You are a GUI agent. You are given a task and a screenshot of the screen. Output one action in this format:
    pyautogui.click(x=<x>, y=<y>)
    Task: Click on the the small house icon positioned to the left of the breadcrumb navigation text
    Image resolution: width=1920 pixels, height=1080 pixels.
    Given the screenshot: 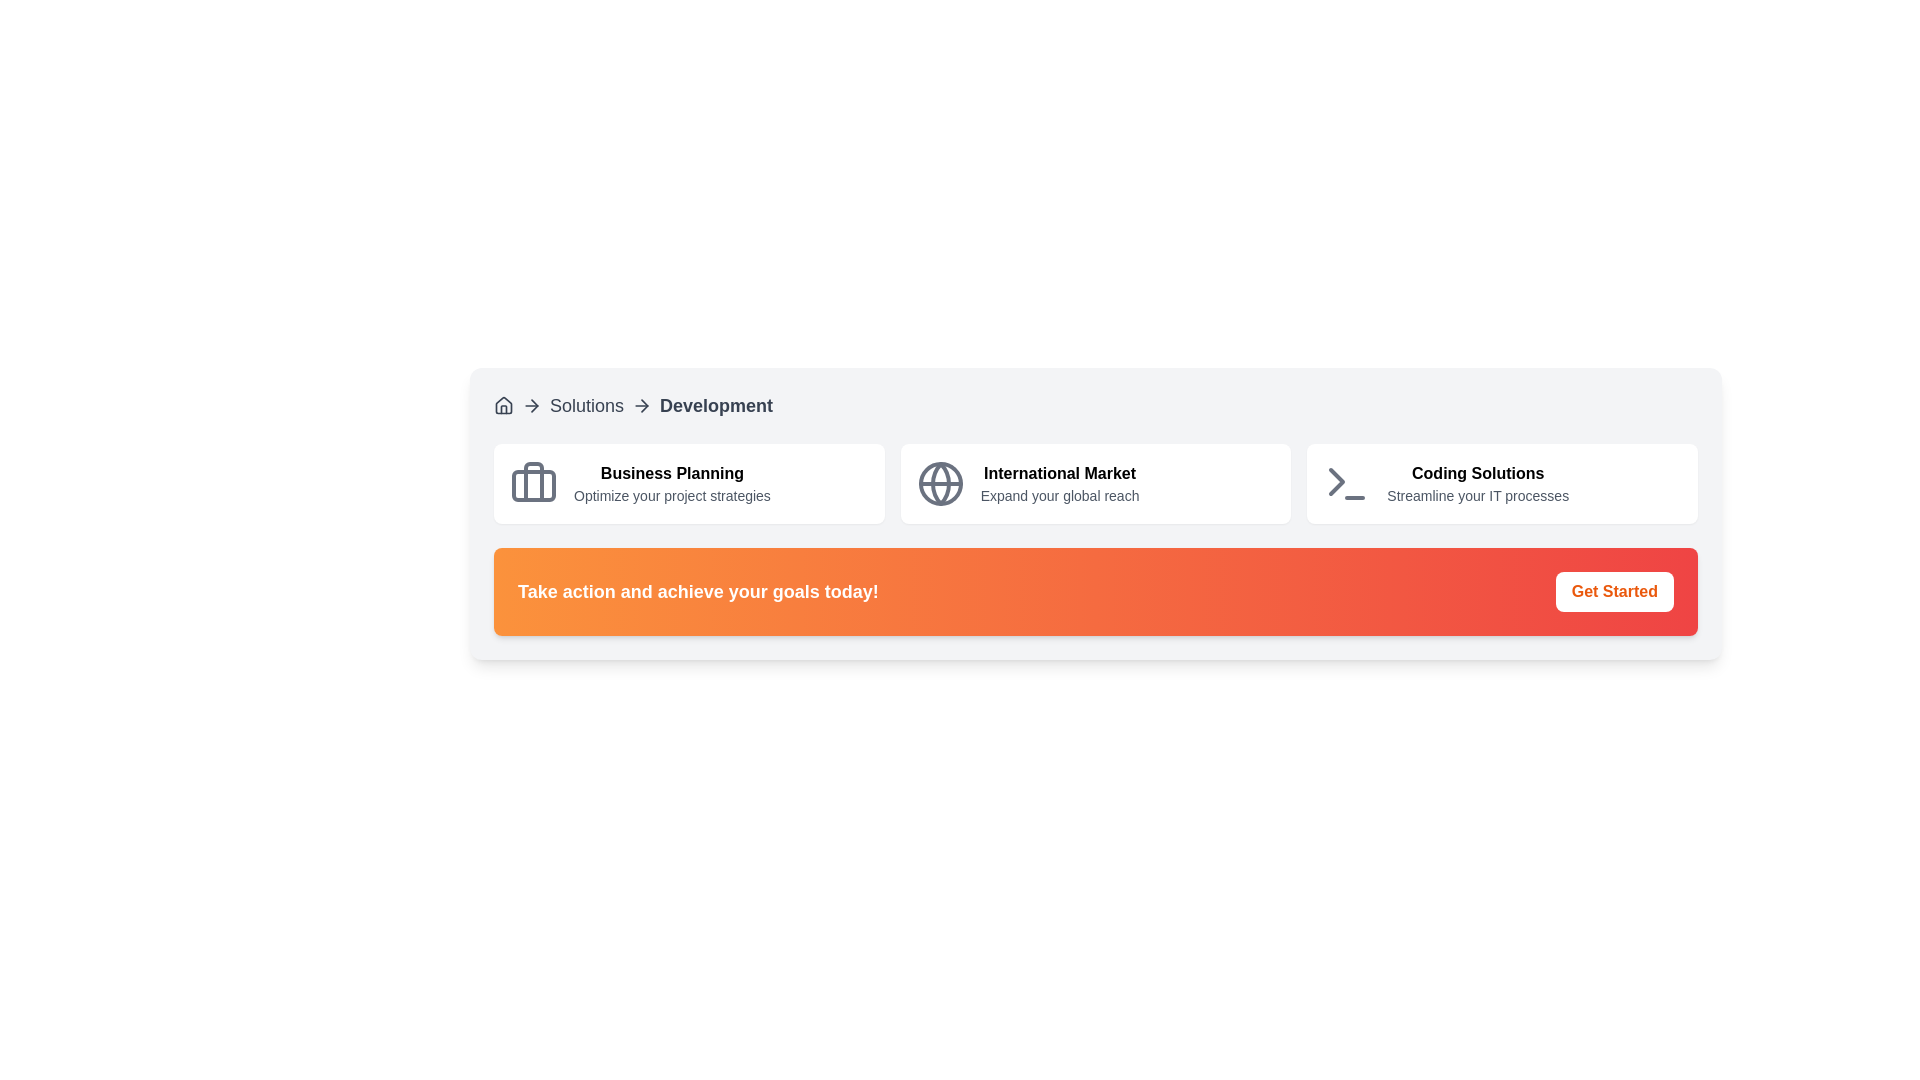 What is the action you would take?
    pyautogui.click(x=504, y=405)
    